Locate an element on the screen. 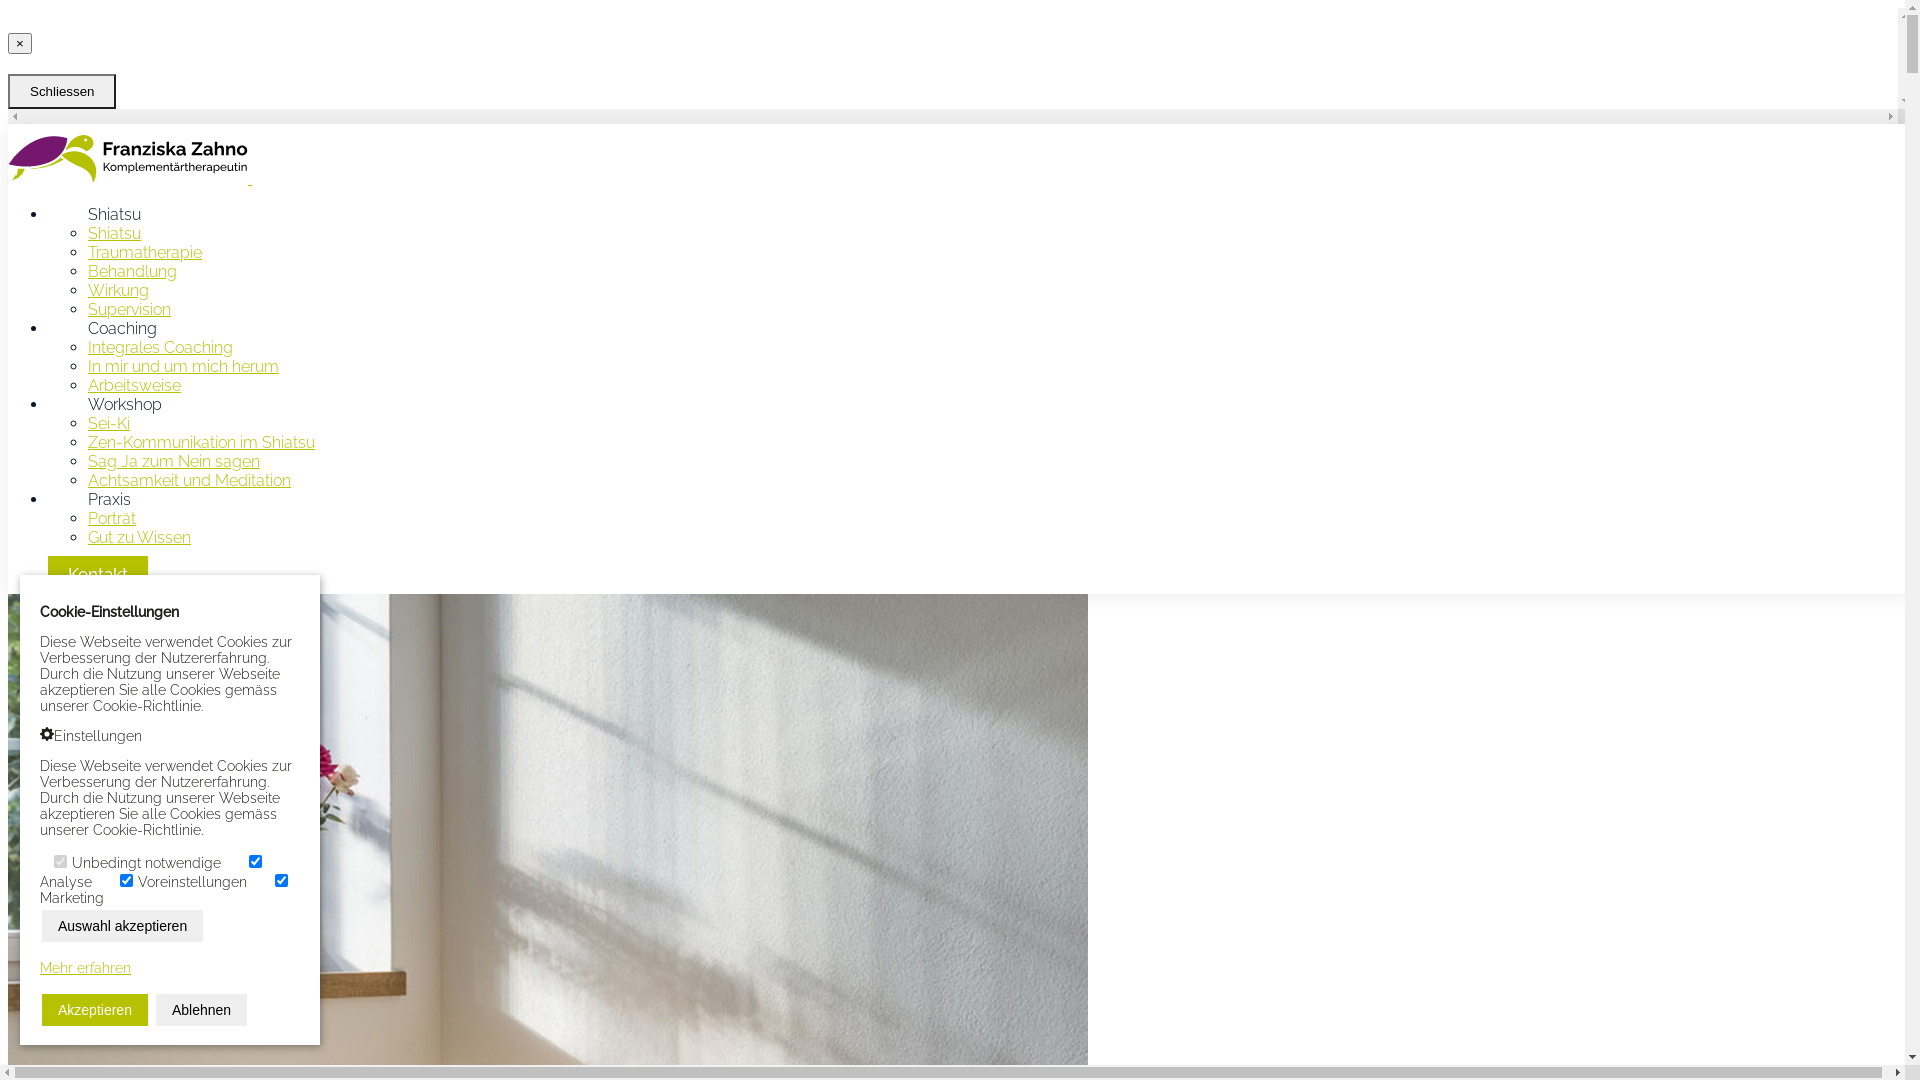  'Arbeitsweise' is located at coordinates (133, 385).